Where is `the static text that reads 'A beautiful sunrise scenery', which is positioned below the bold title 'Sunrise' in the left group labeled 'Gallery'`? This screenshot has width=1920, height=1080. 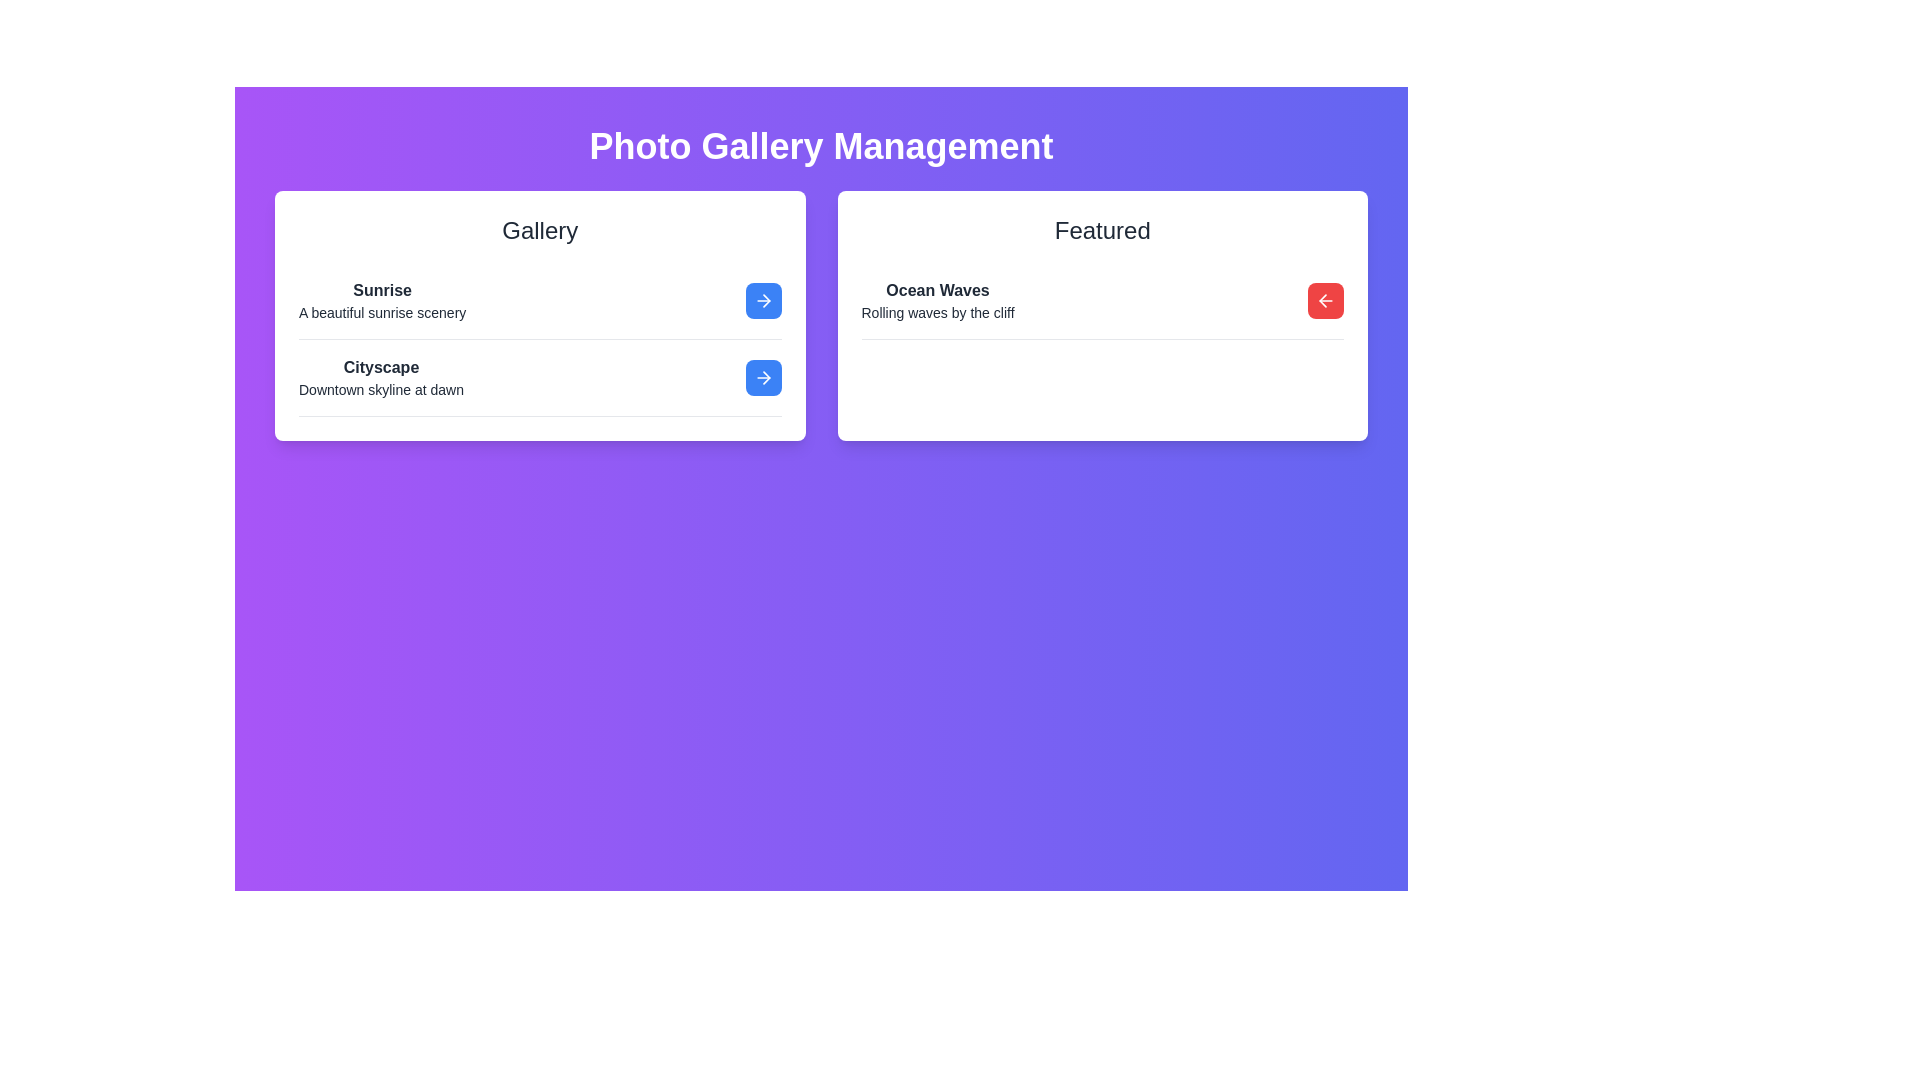 the static text that reads 'A beautiful sunrise scenery', which is positioned below the bold title 'Sunrise' in the left group labeled 'Gallery' is located at coordinates (382, 312).